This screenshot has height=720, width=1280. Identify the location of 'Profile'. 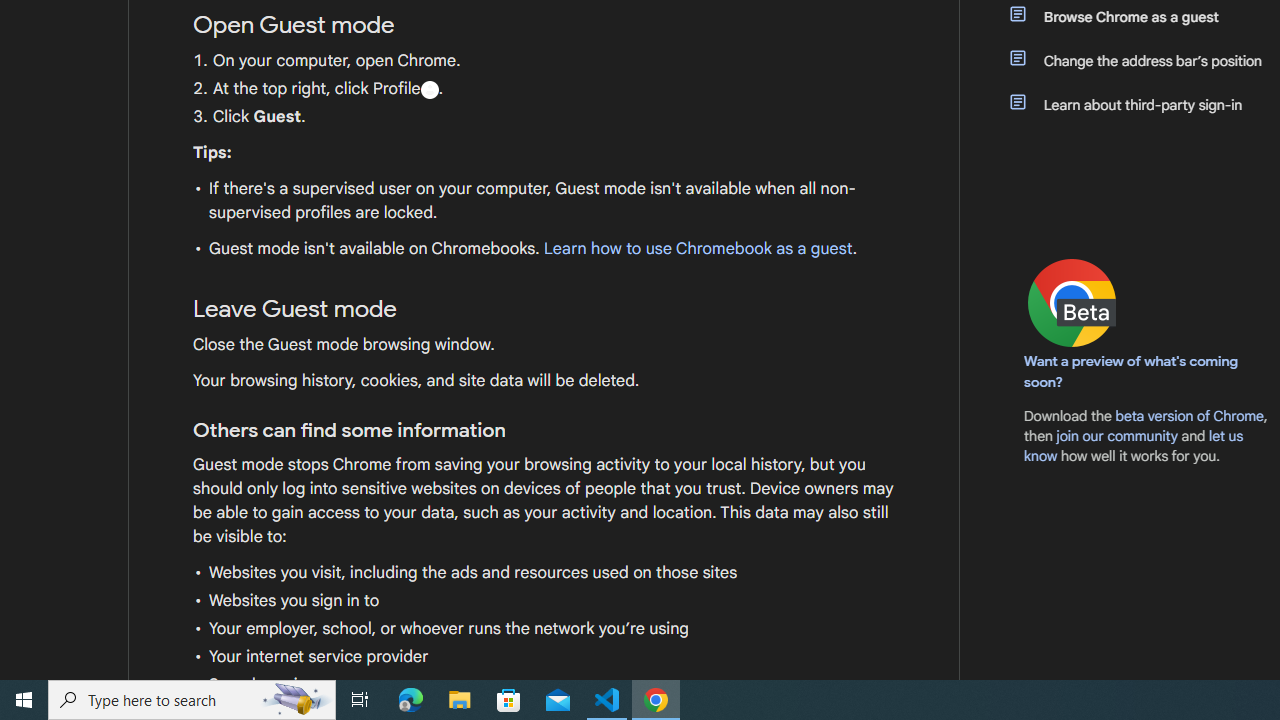
(428, 88).